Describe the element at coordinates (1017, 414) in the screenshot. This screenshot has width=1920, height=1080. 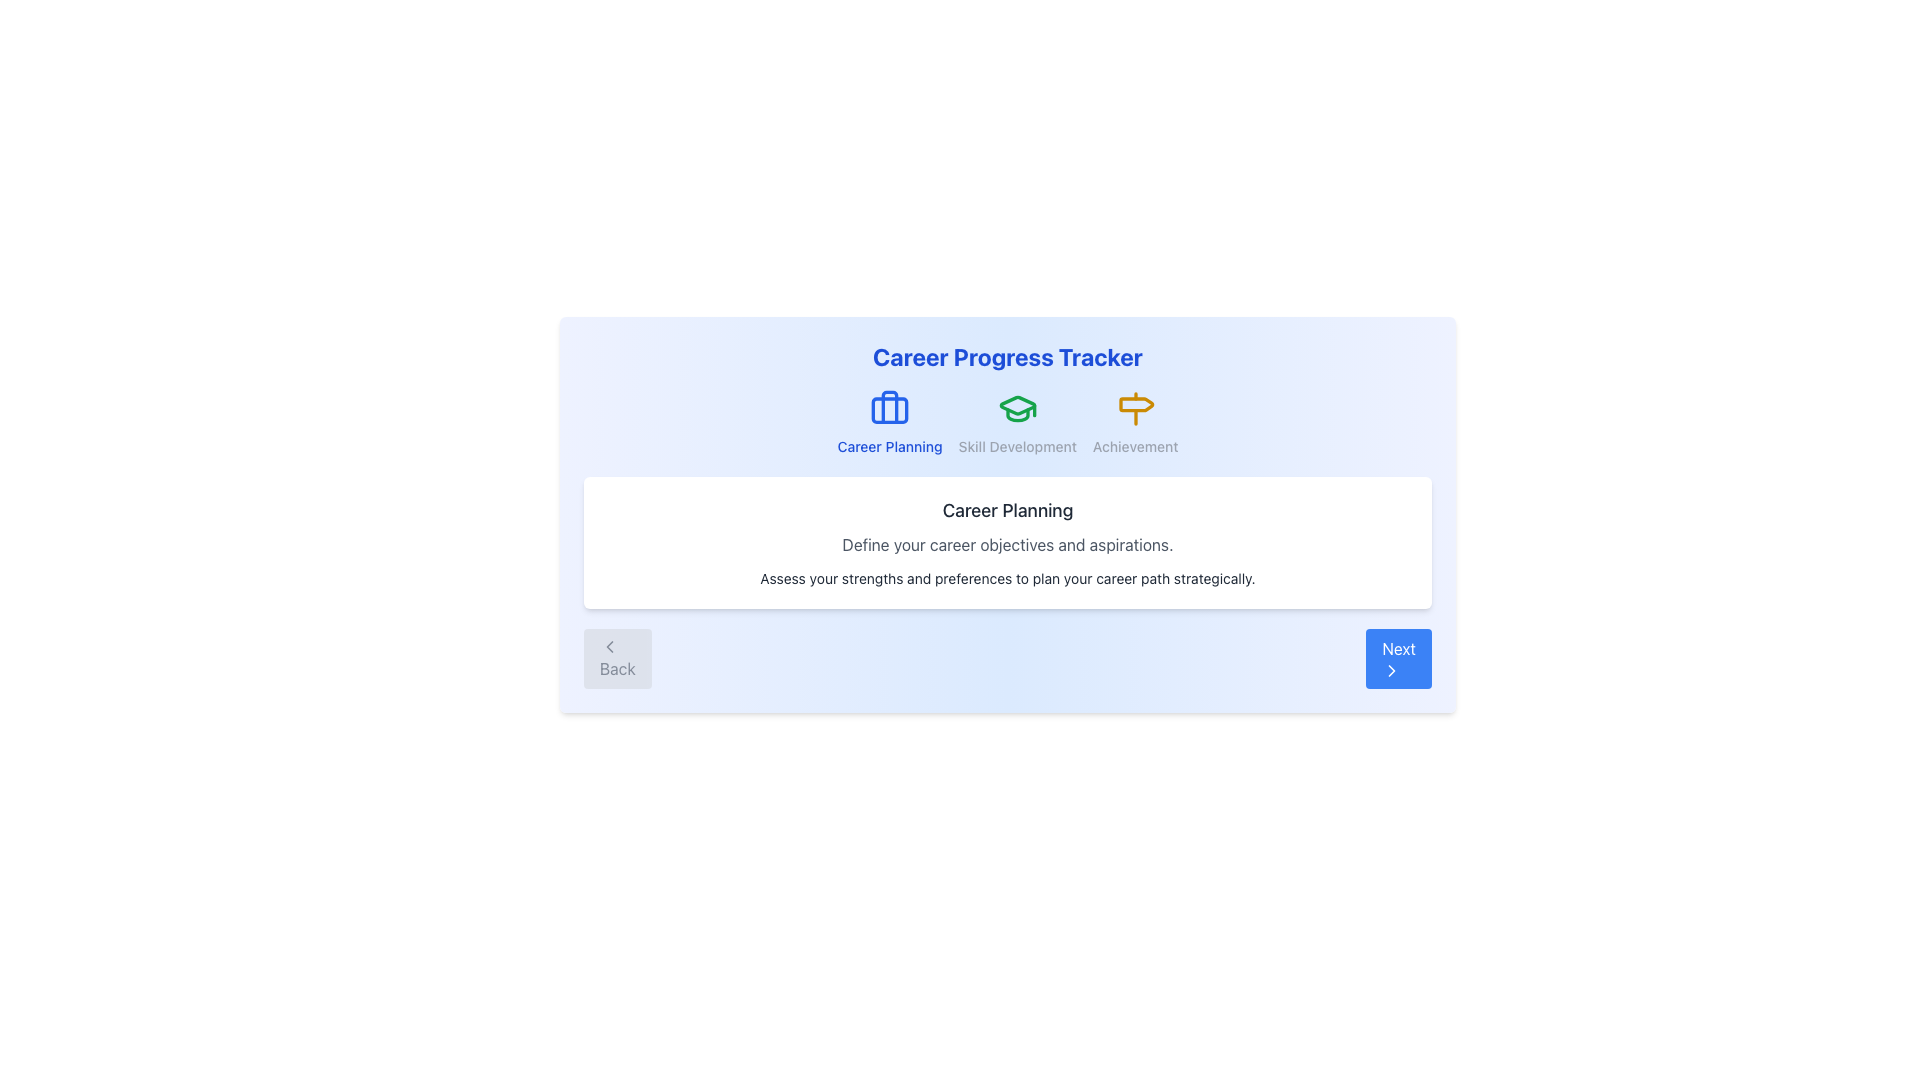
I see `the semicircular green icon with white arcs representing a graduation cap, located centrally below the 'Career Progress Tracker' title and above the 'Career Planning' label` at that location.